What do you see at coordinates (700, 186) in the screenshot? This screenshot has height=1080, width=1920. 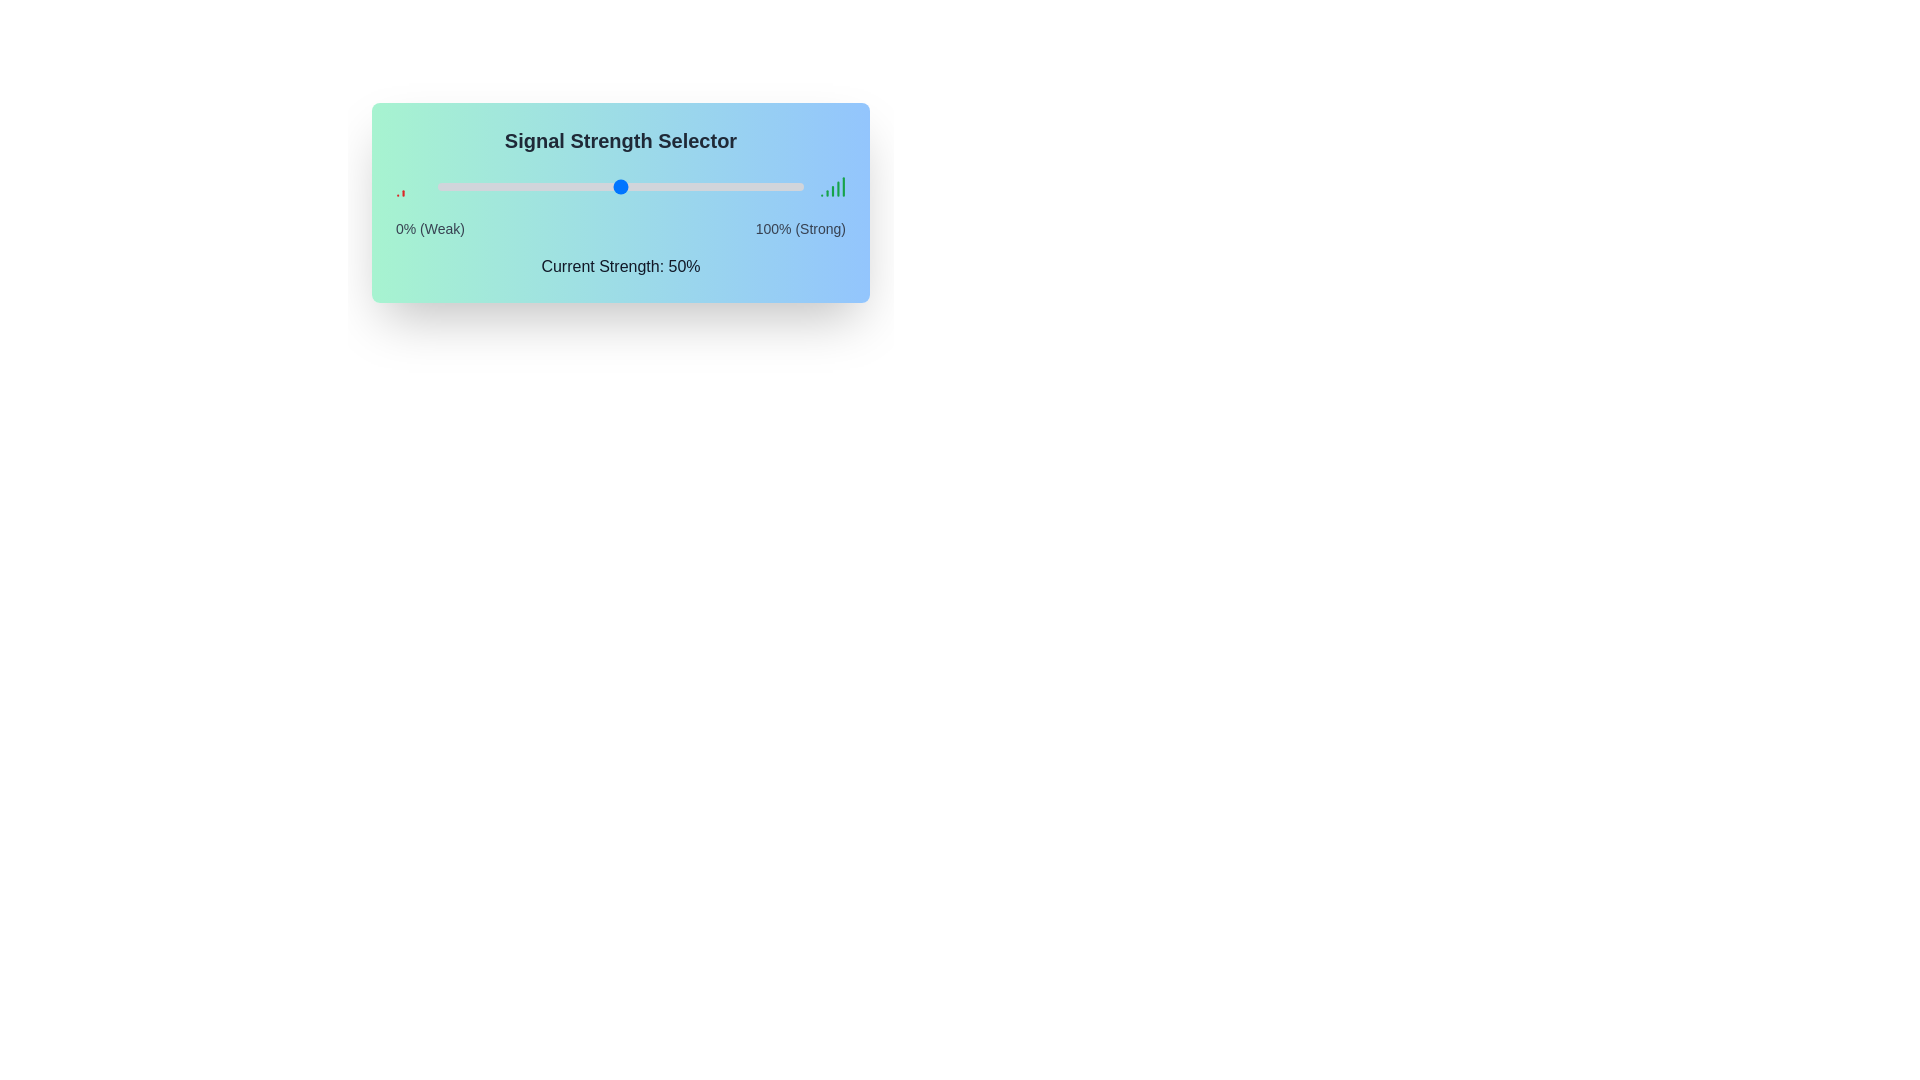 I see `the signal strength slider to 72%` at bounding box center [700, 186].